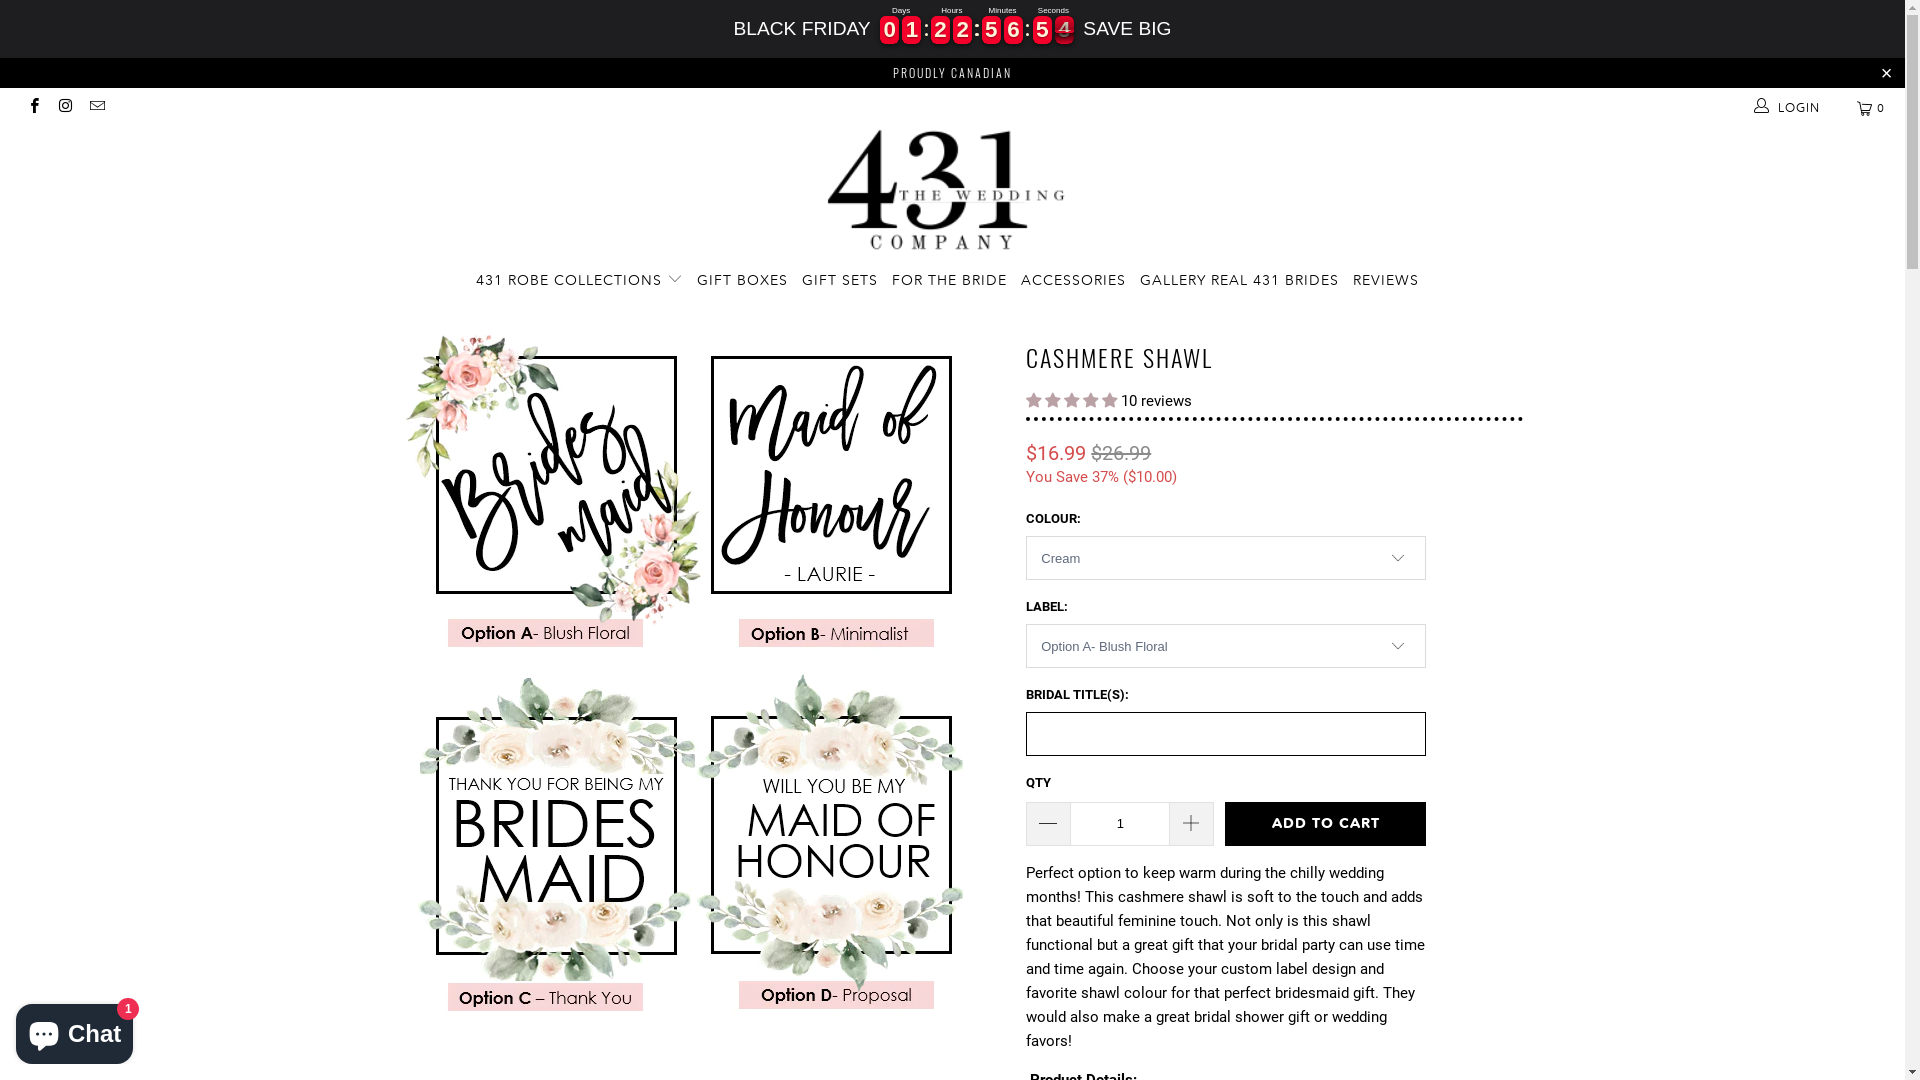 This screenshot has width=1920, height=1080. Describe the element at coordinates (951, 192) in the screenshot. I see `'431 The Wedding Company'` at that location.